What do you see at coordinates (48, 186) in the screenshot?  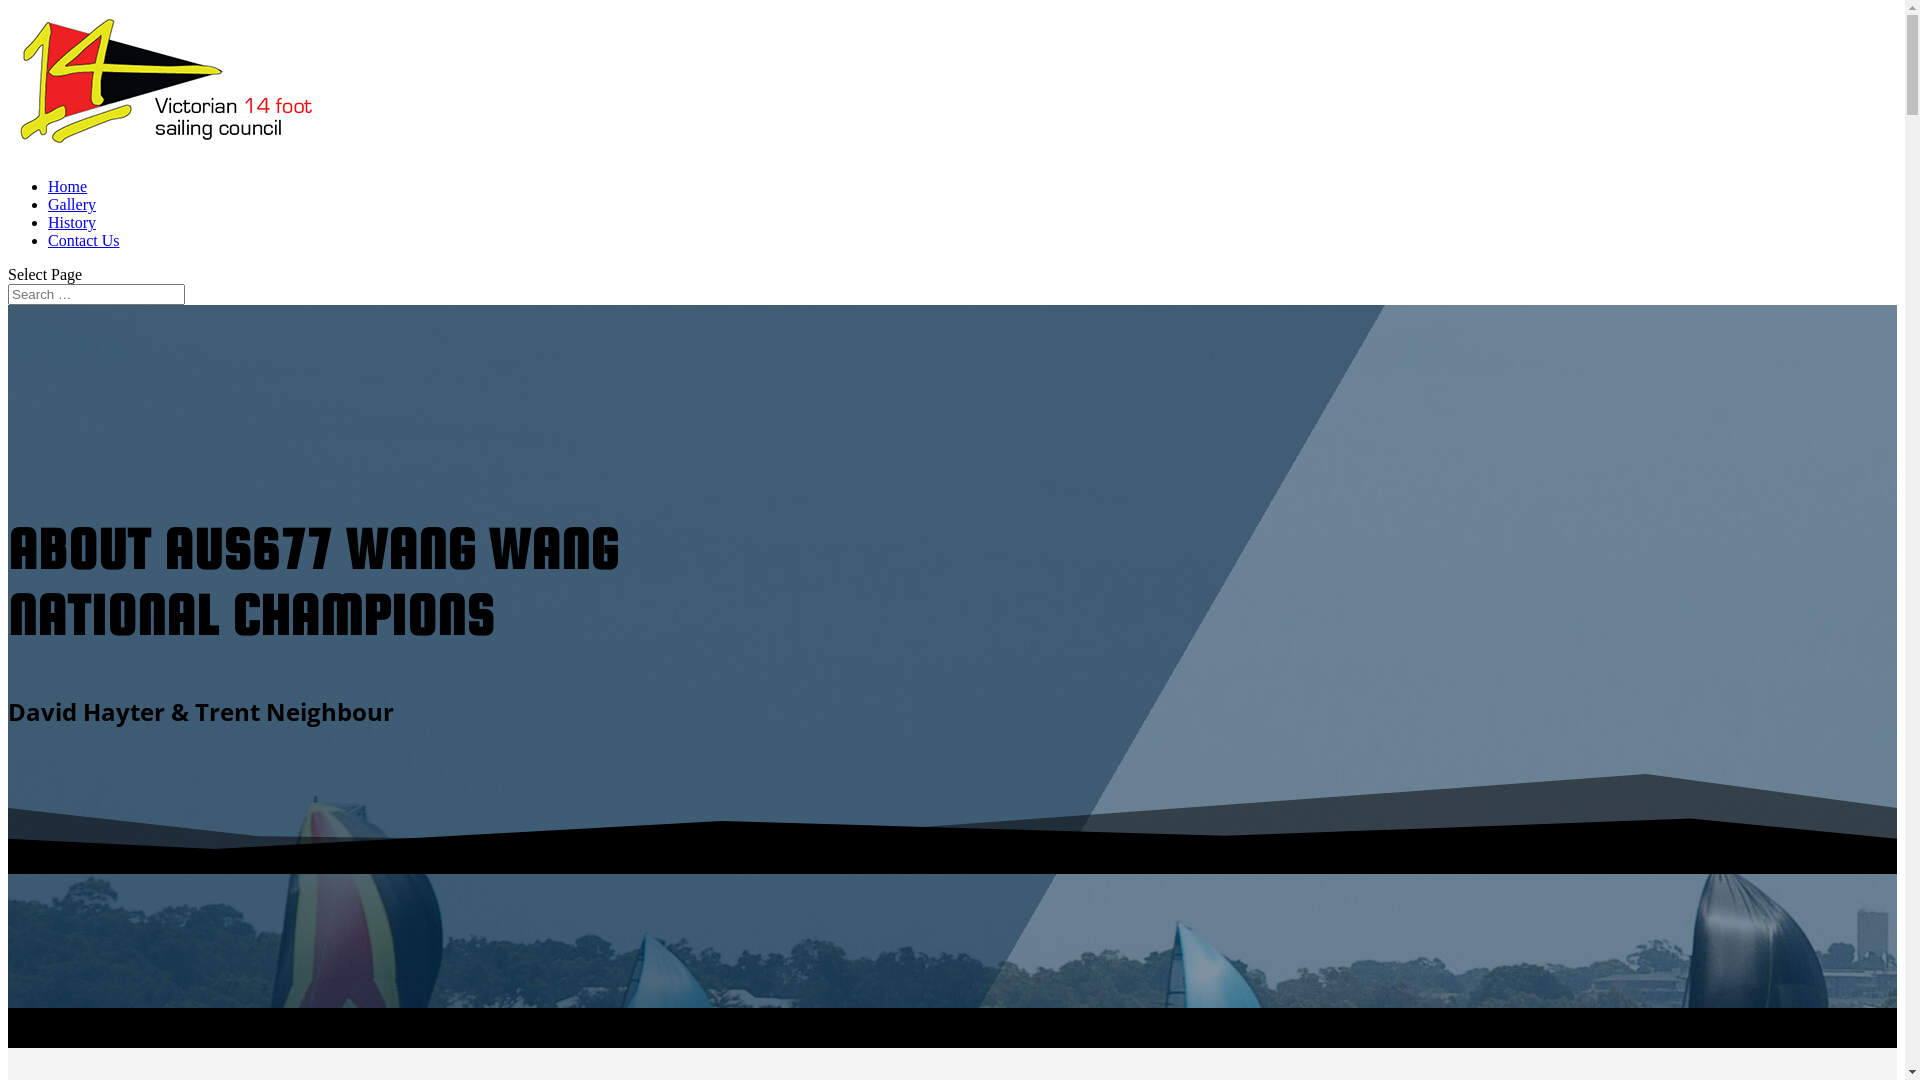 I see `'Home'` at bounding box center [48, 186].